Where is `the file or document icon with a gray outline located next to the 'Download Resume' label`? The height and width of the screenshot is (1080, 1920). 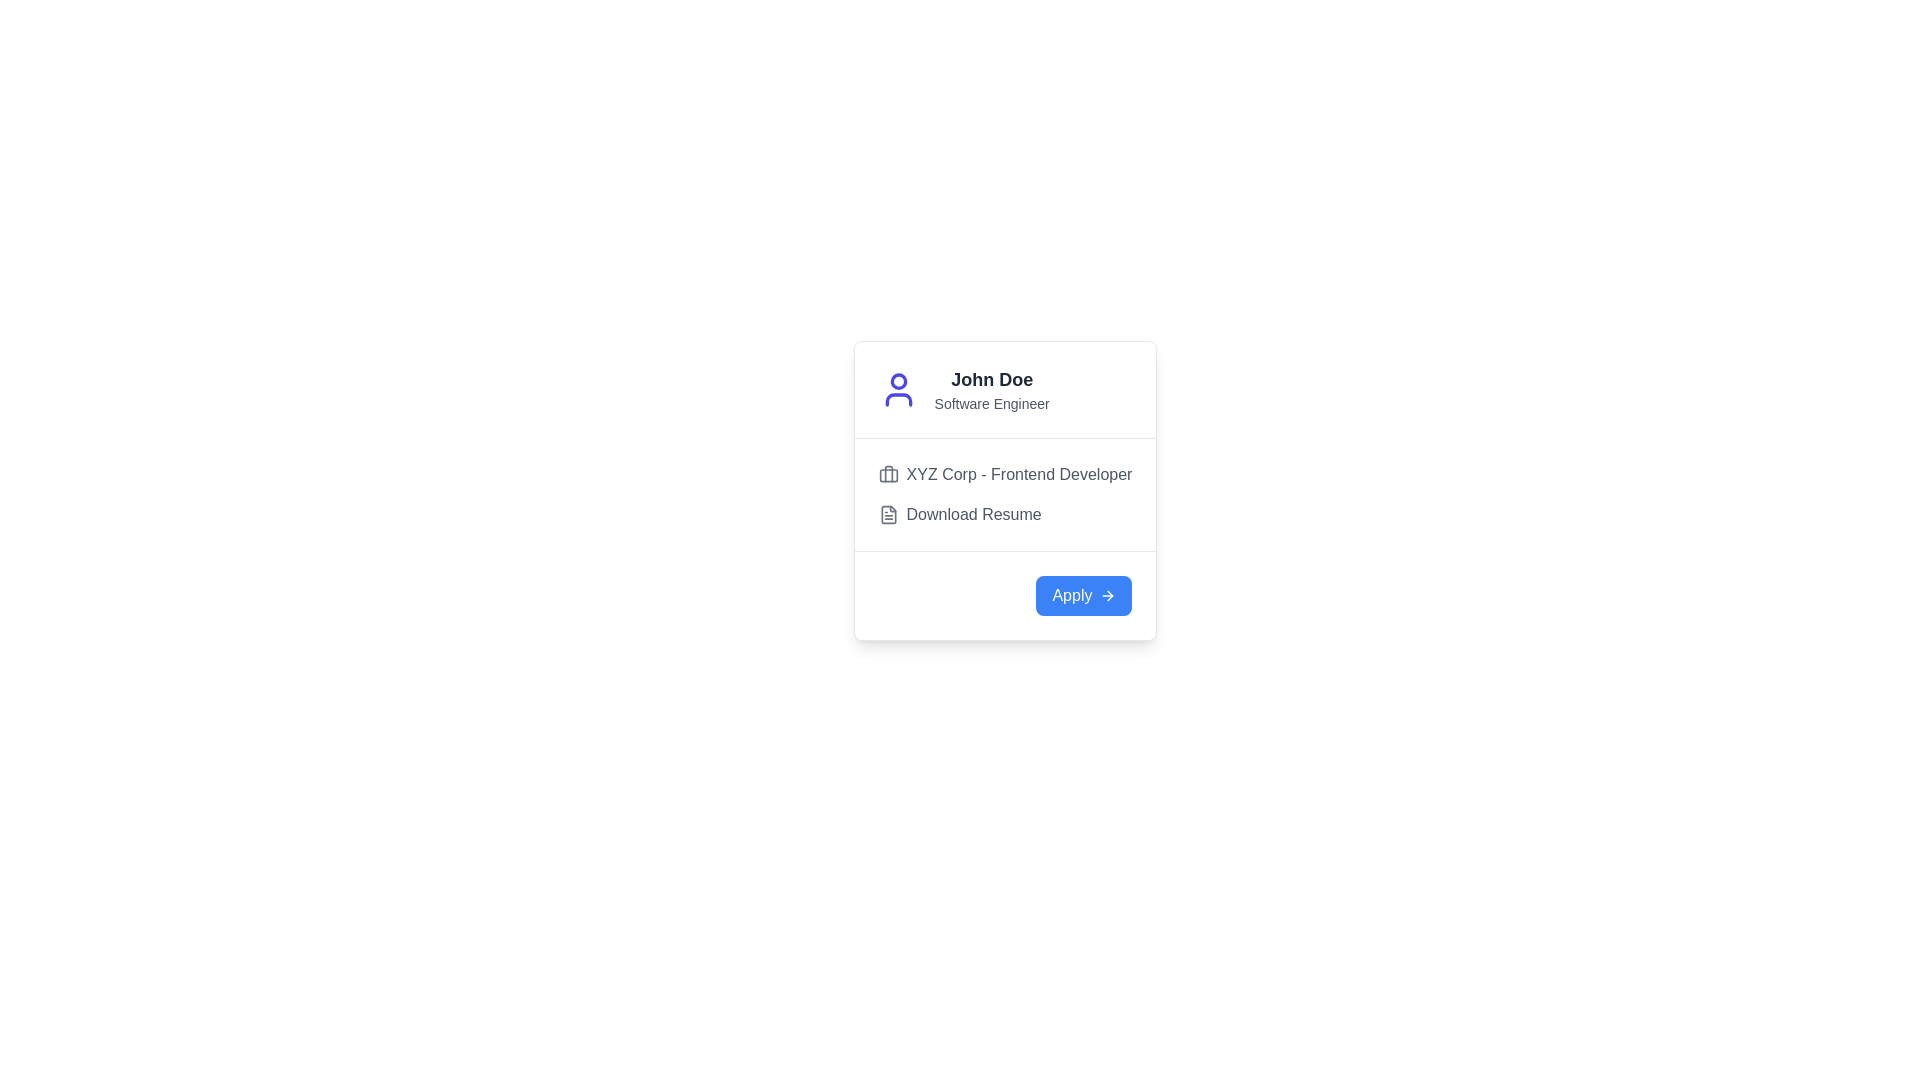 the file or document icon with a gray outline located next to the 'Download Resume' label is located at coordinates (887, 514).